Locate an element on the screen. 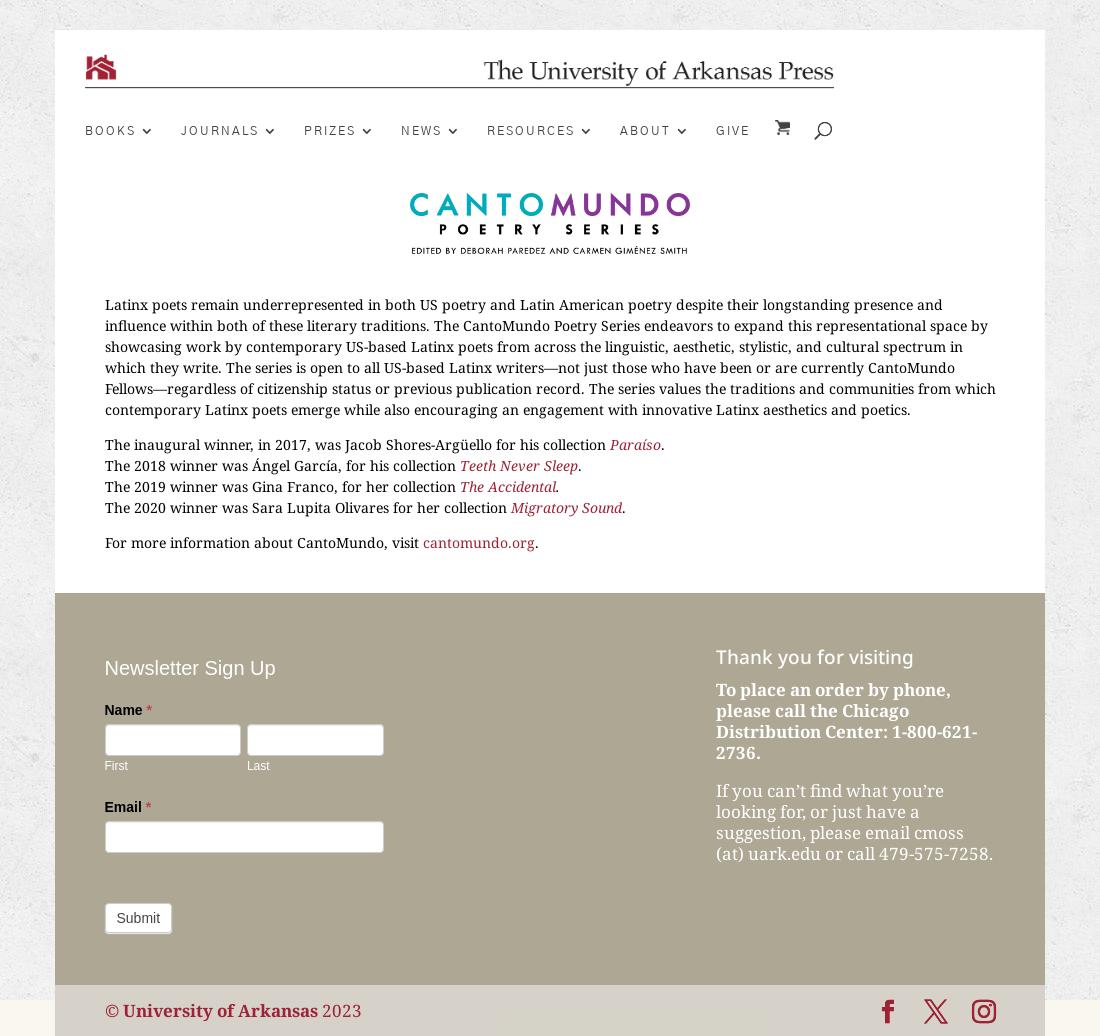  'Latinx poets remain underrepresented in both US poetry and Latin American poetry despite their longstanding presence and influence within both of these literary traditions. The CantoMundo Poetry Series endeavors to expand this representational space by showcasing work by contemporary US-based Latinx poets from across the linguistic, aesthetic, stylistic, and cultural spectrum in which they write. The series is open to all US-based Latinx writers—not just those who have been or are currently CantoMundo Fellows—regardless of citizenship status or previous publication record. The series values the traditions and communities from which contemporary Latinx poets emerge while also encouraging an engagement with innovative Latinx aesthetics and poetics.' is located at coordinates (549, 357).